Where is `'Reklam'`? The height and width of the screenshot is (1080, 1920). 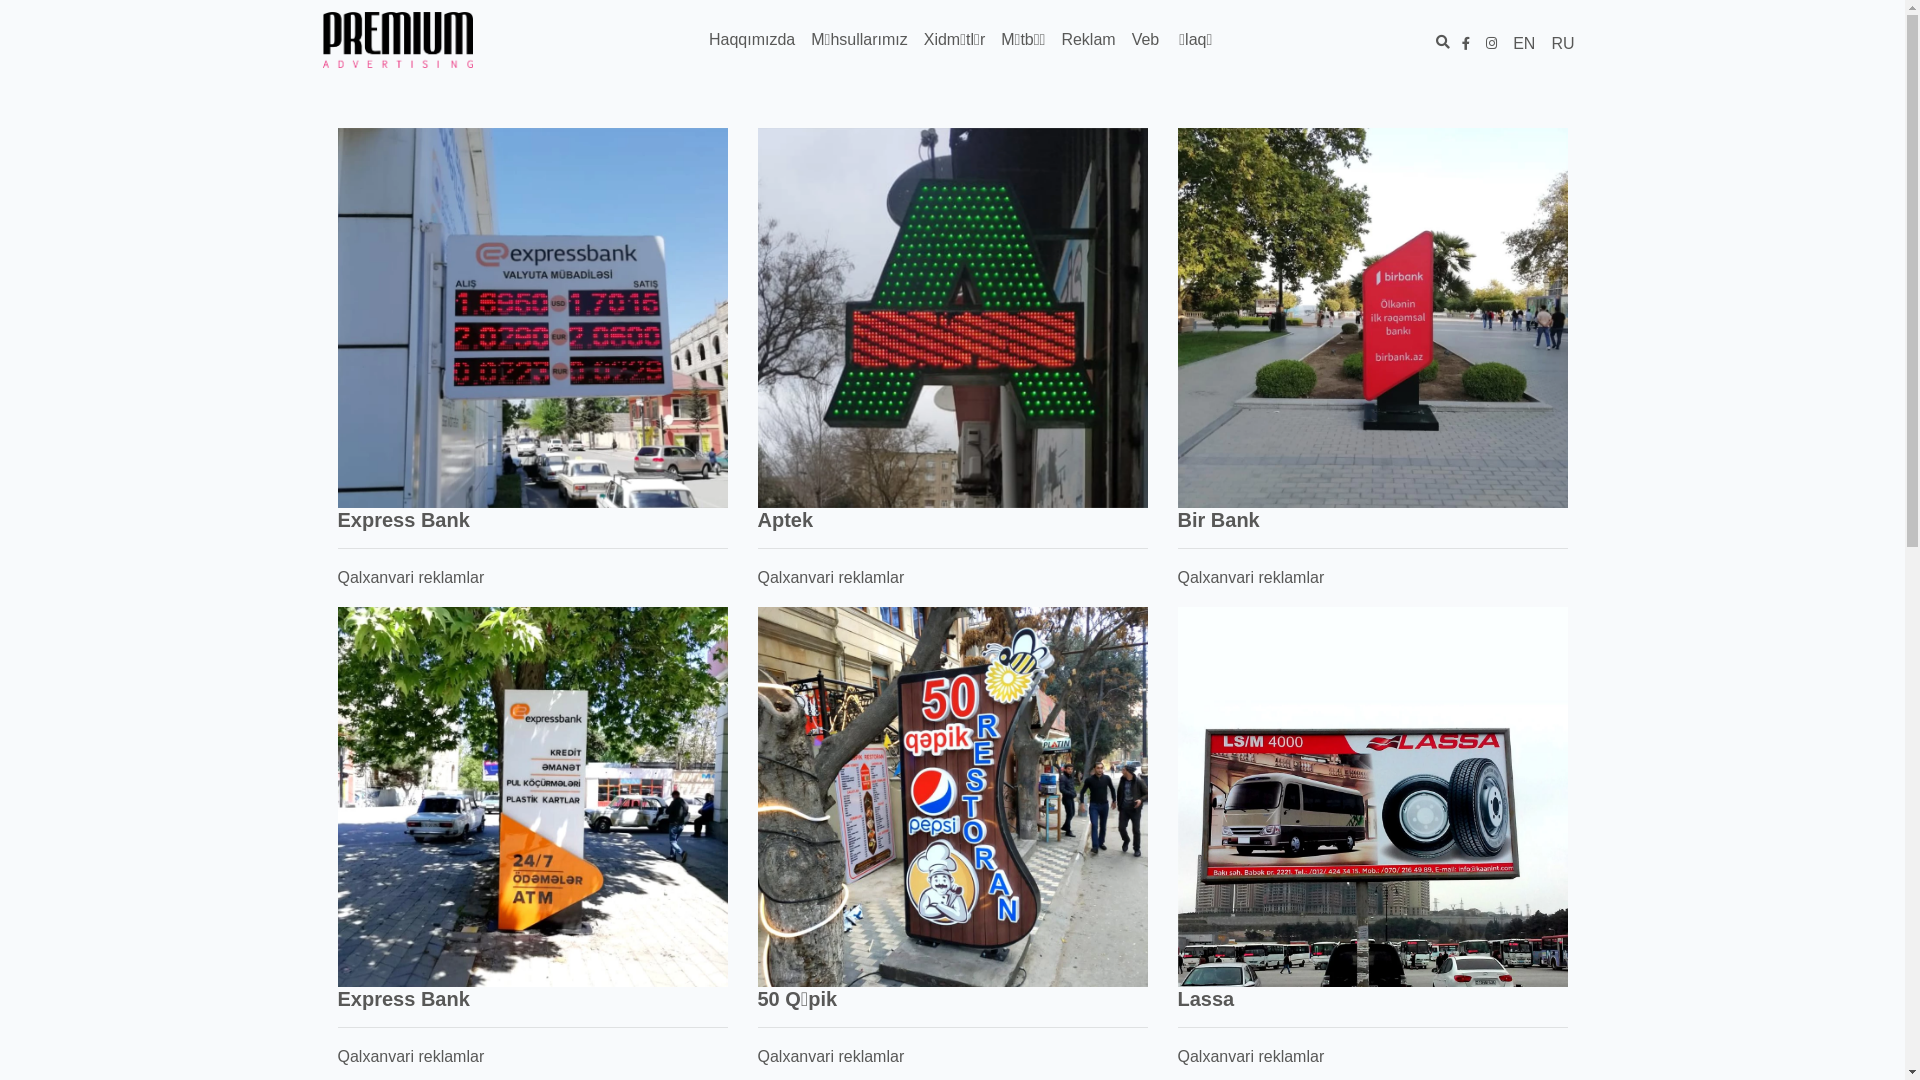
'Reklam' is located at coordinates (1087, 39).